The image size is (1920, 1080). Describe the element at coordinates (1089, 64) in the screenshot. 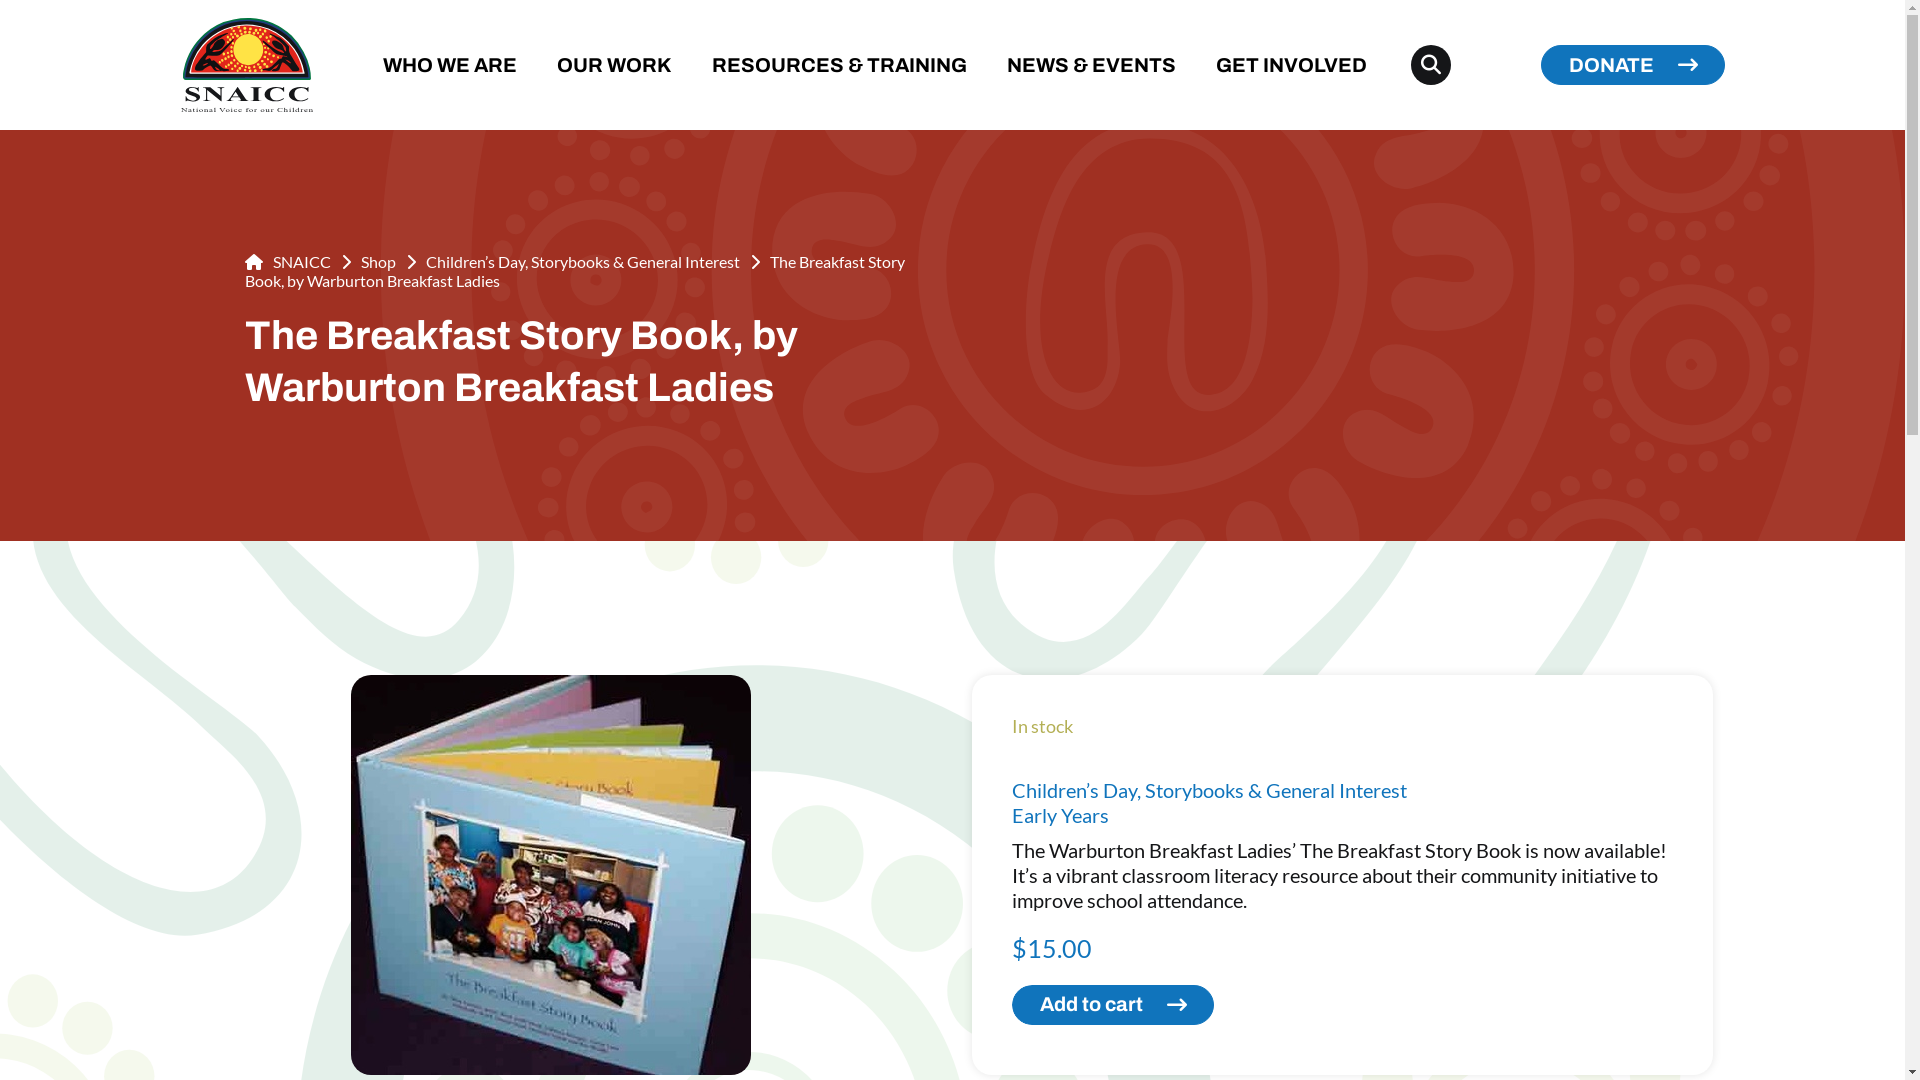

I see `'NEWS & EVENTS'` at that location.